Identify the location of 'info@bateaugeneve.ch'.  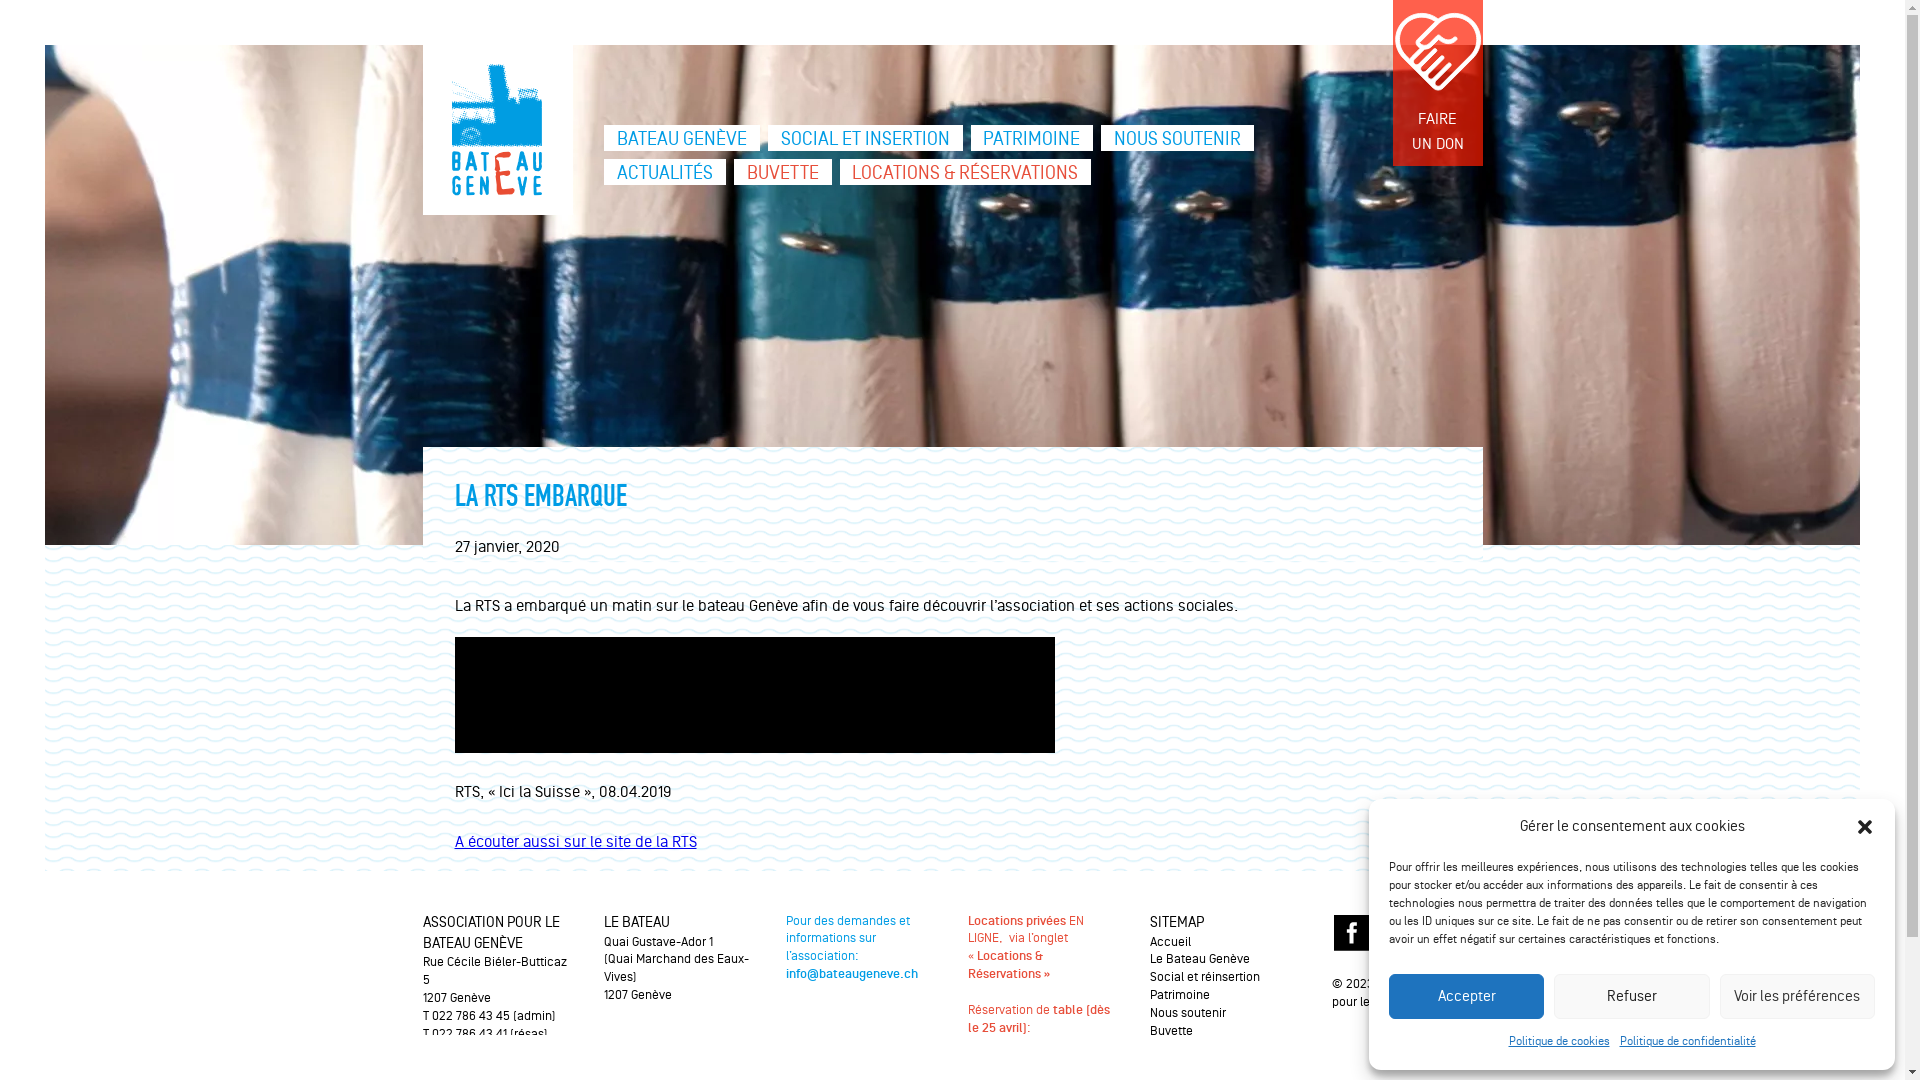
(851, 973).